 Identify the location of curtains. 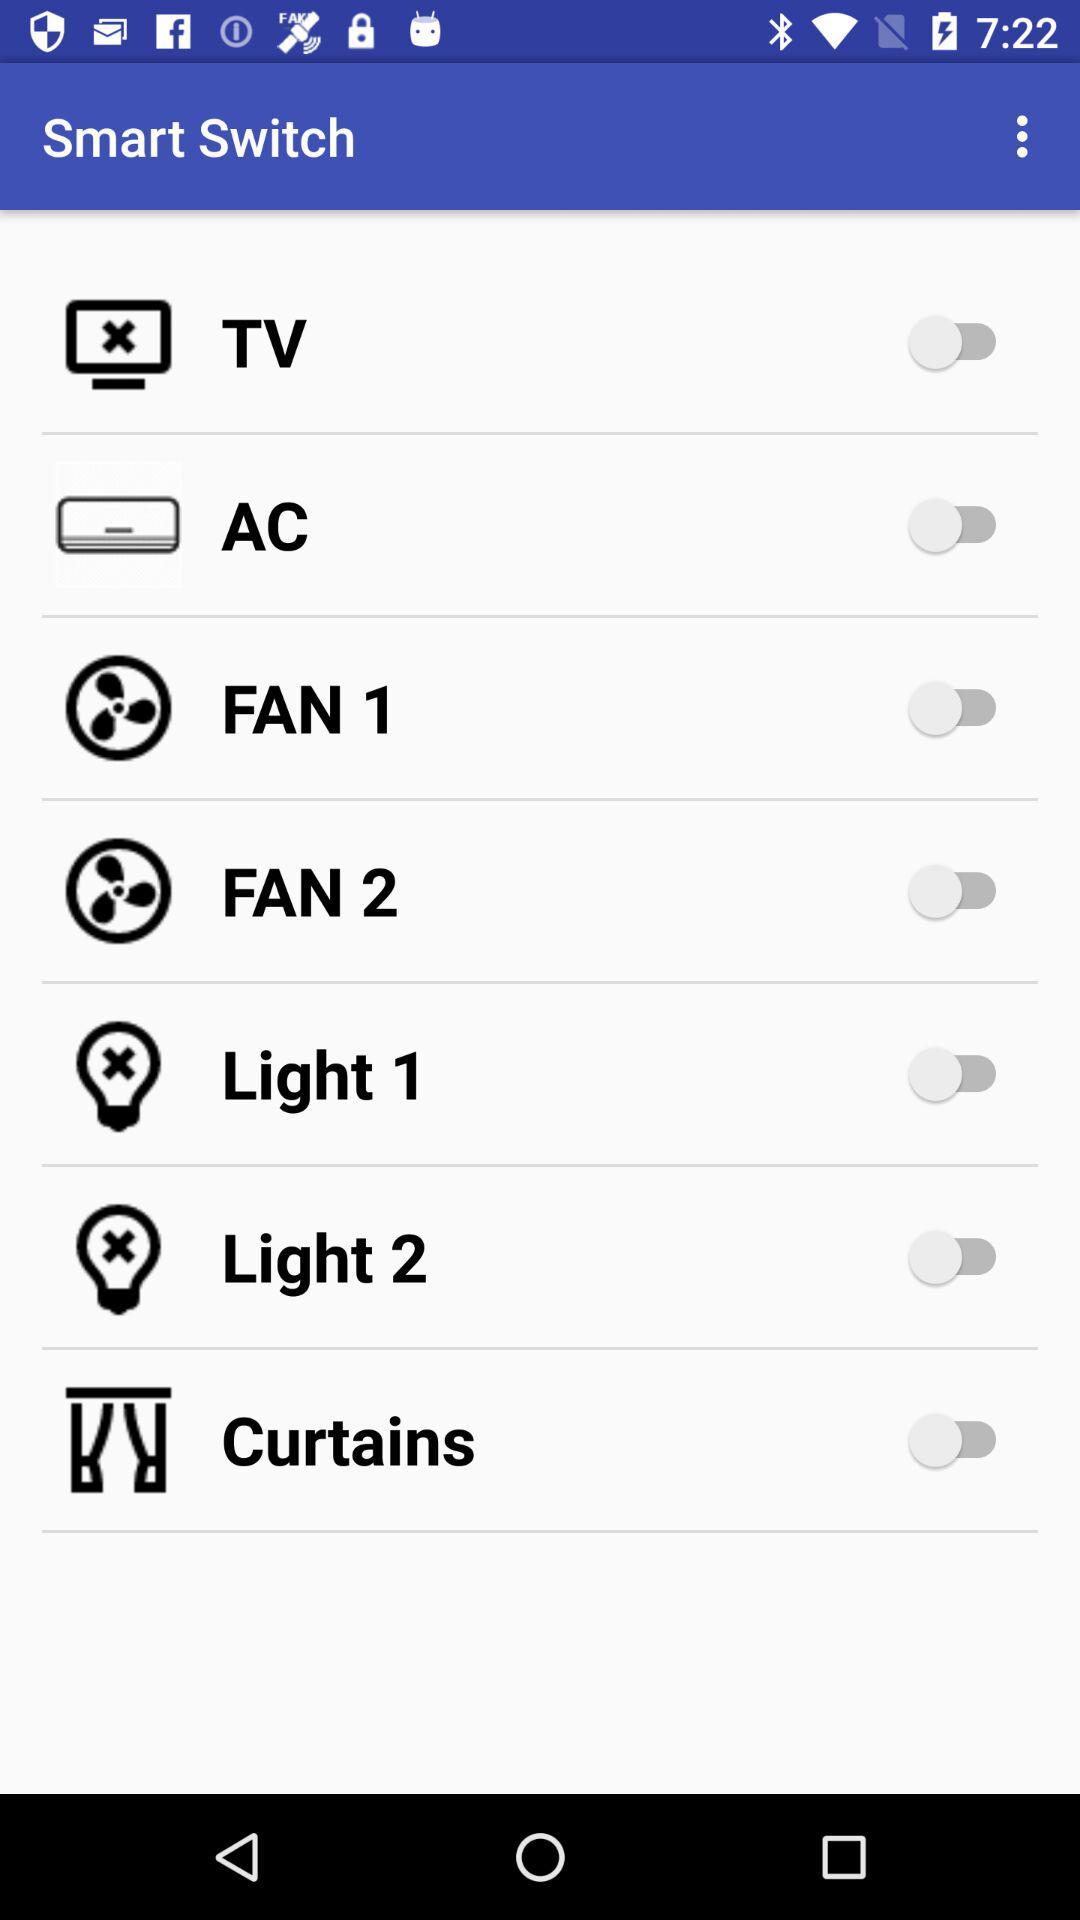
(961, 1440).